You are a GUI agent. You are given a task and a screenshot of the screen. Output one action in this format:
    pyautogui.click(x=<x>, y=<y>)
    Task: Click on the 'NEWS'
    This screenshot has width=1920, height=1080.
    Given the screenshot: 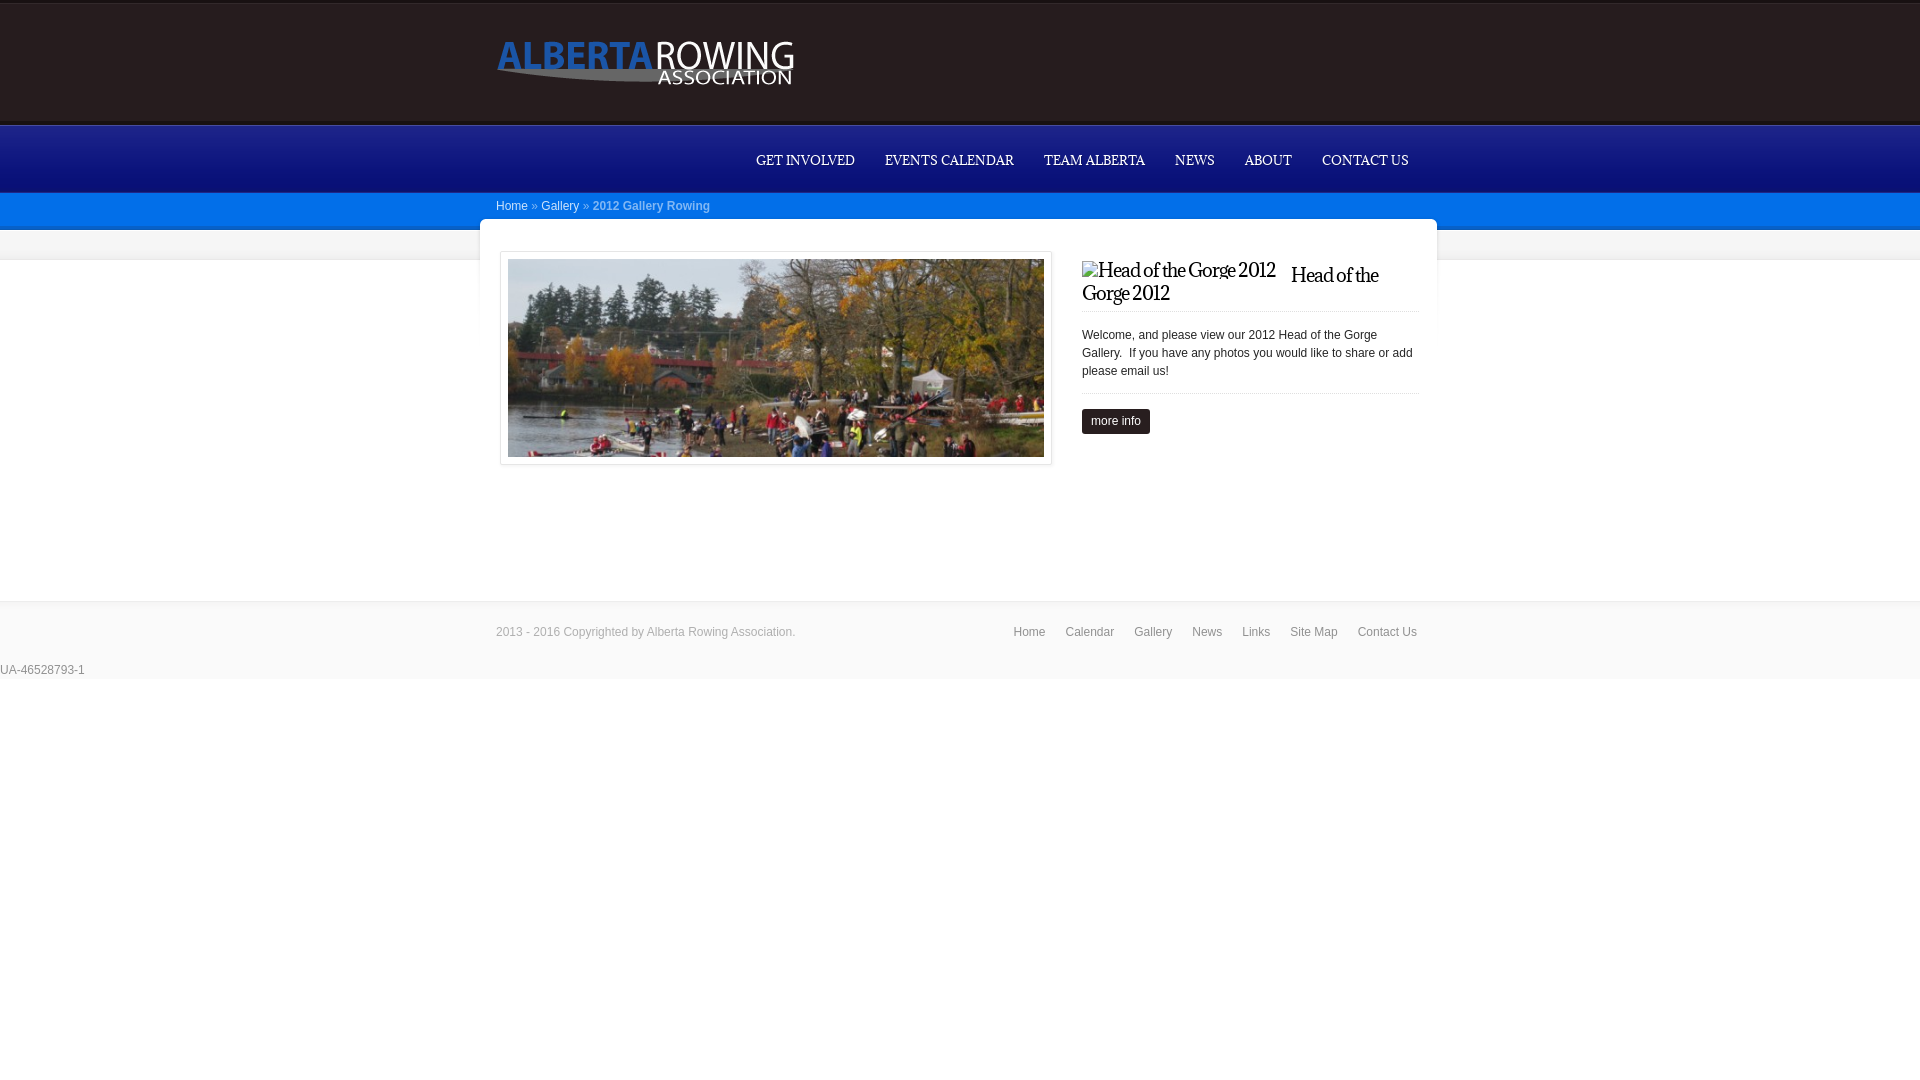 What is the action you would take?
    pyautogui.click(x=1160, y=158)
    